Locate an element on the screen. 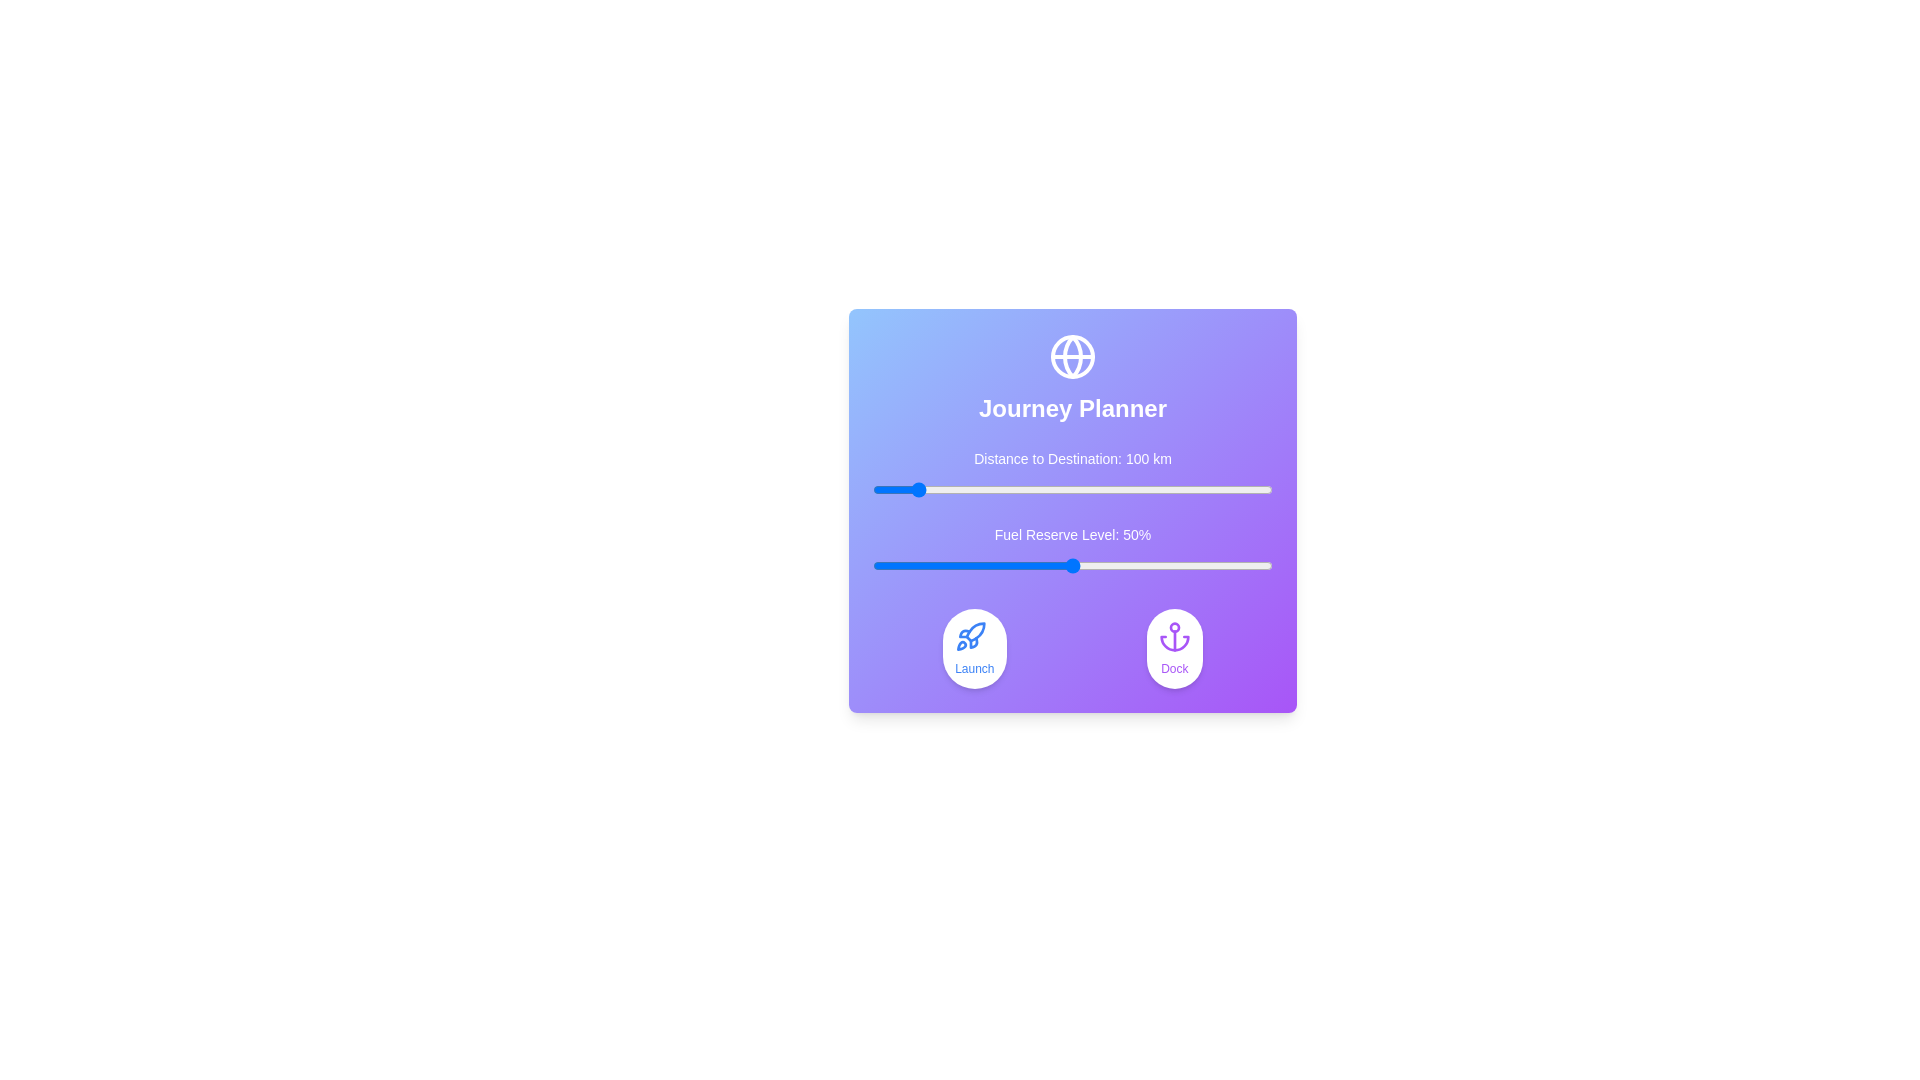 The width and height of the screenshot is (1920, 1080). the distance slider to 874 km is located at coordinates (1221, 489).